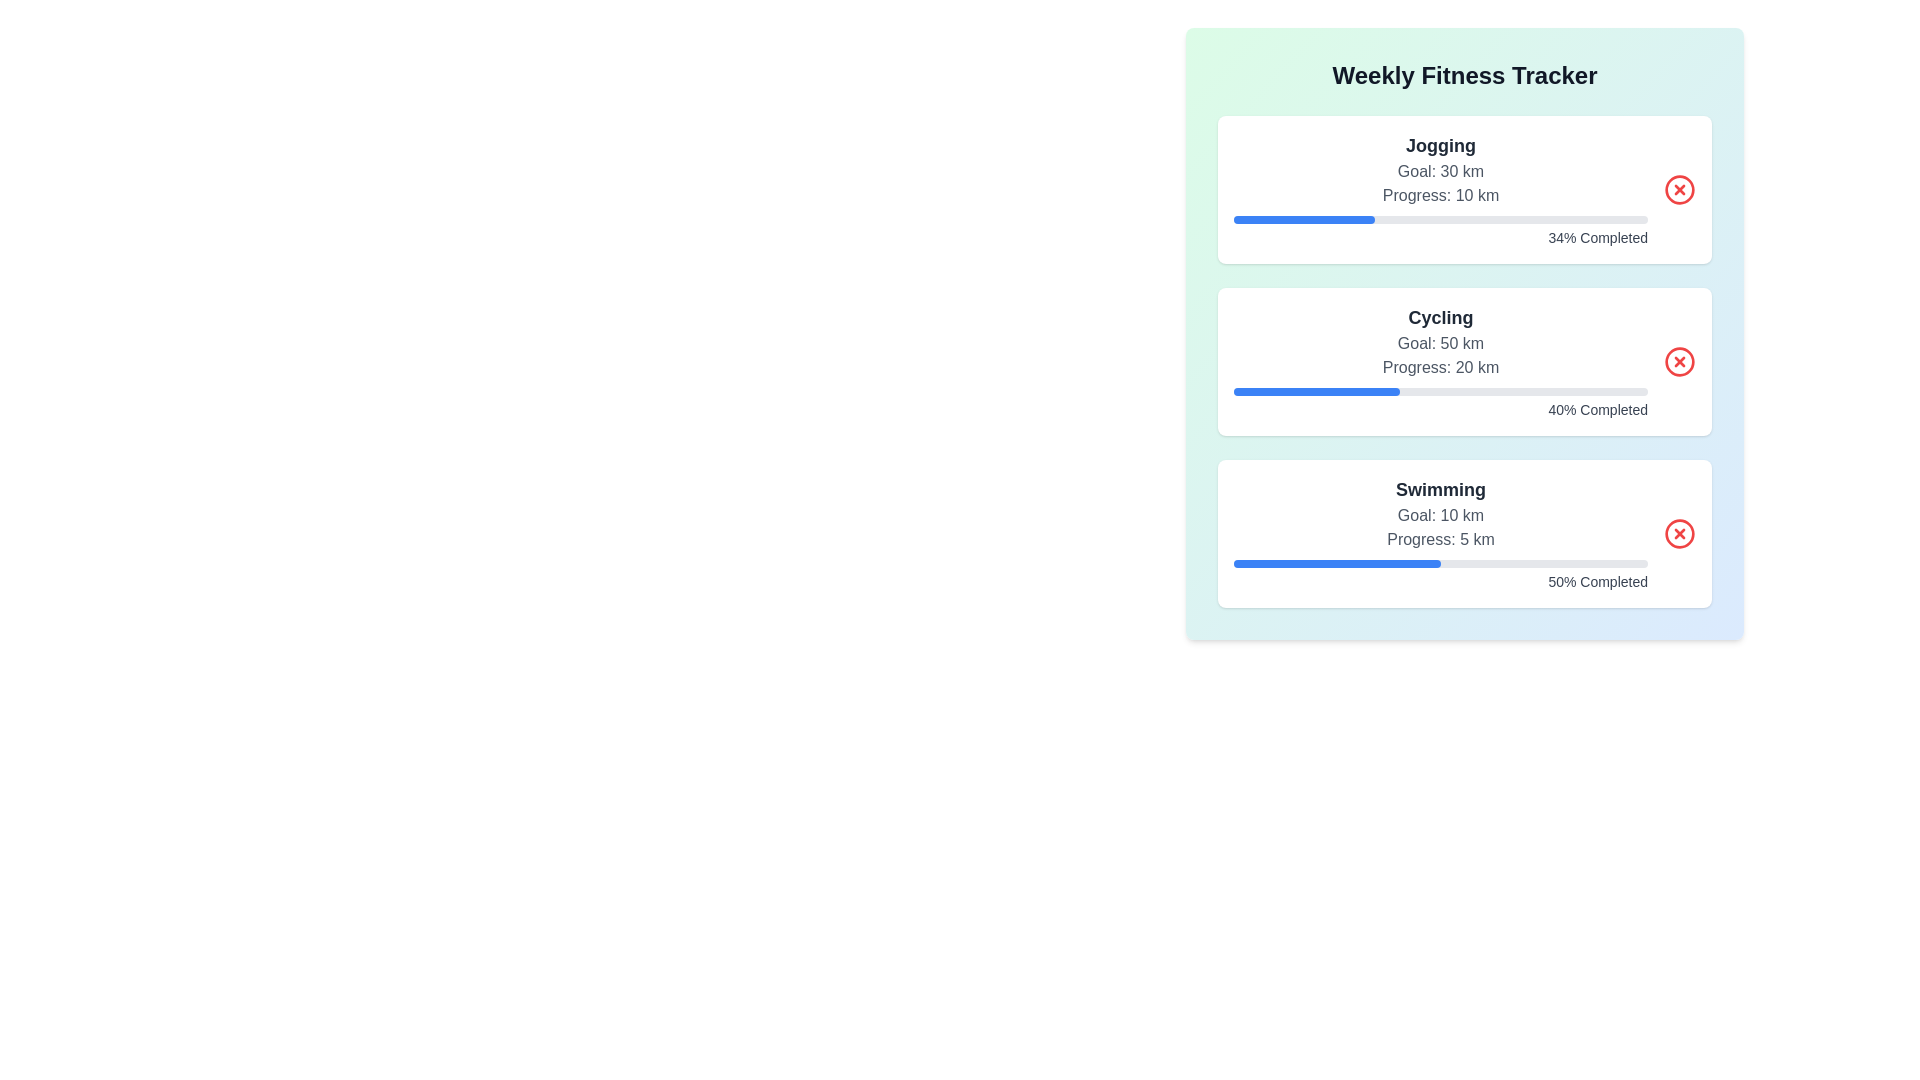 The width and height of the screenshot is (1920, 1080). Describe the element at coordinates (1440, 489) in the screenshot. I see `the 'Swimming' header text, which is displayed in bold, large dark gray font at the top of the third card` at that location.